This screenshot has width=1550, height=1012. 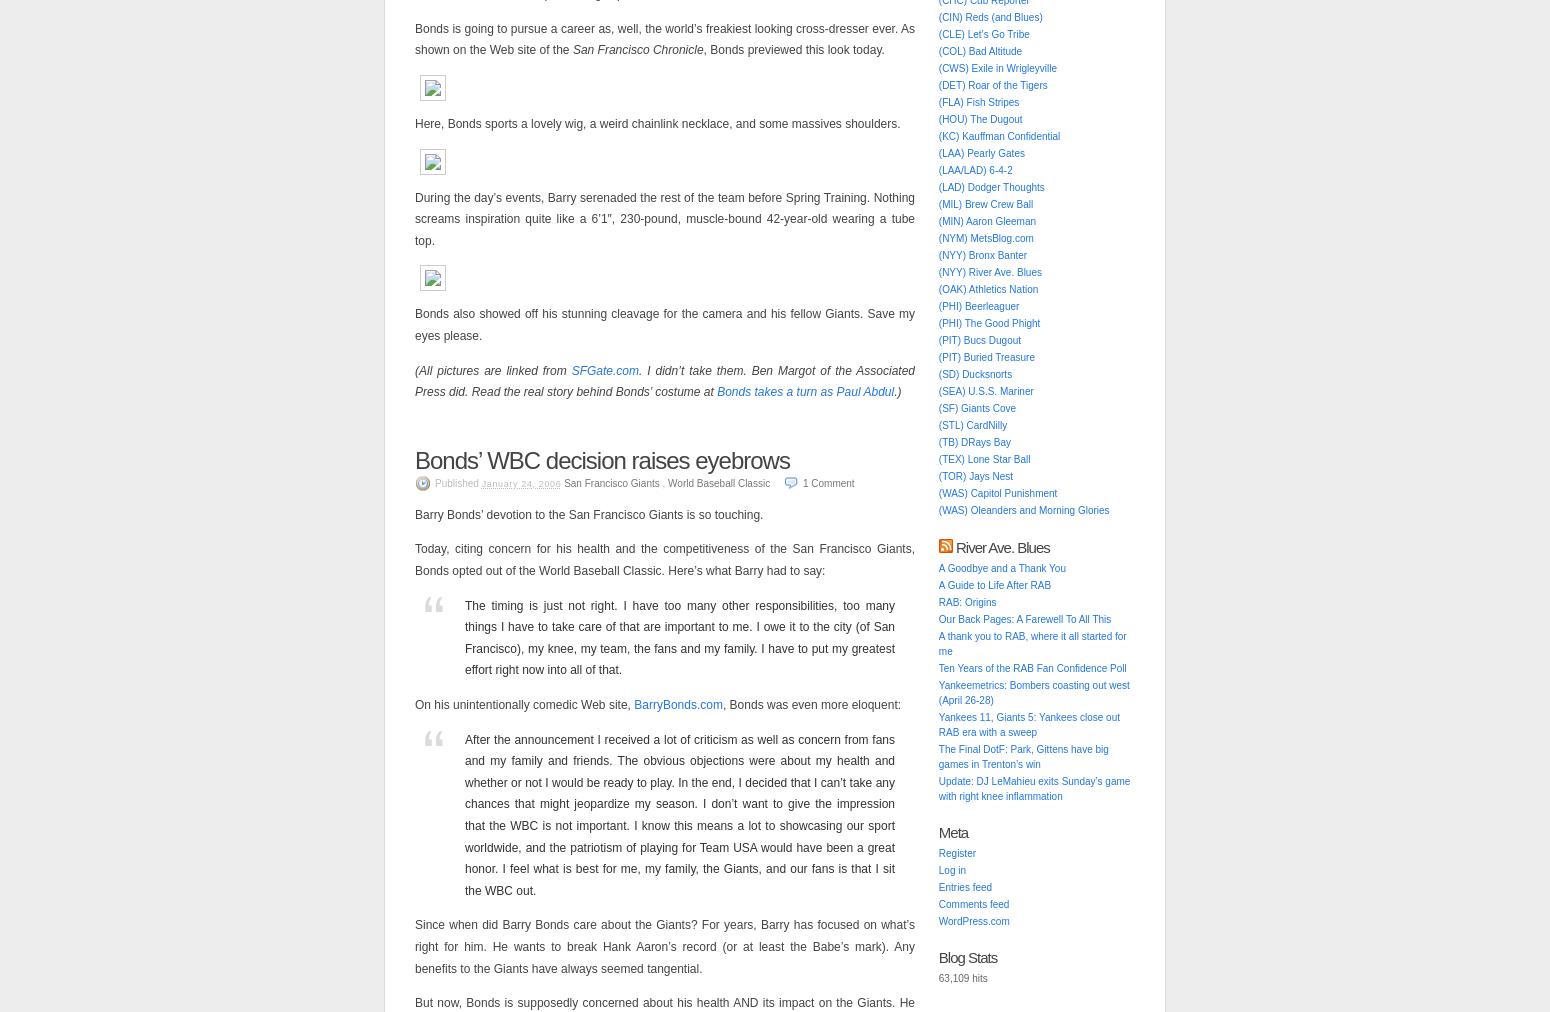 I want to click on 'Barry Bonds’ devotion to the San Francisco Giants is so touching.', so click(x=589, y=512).